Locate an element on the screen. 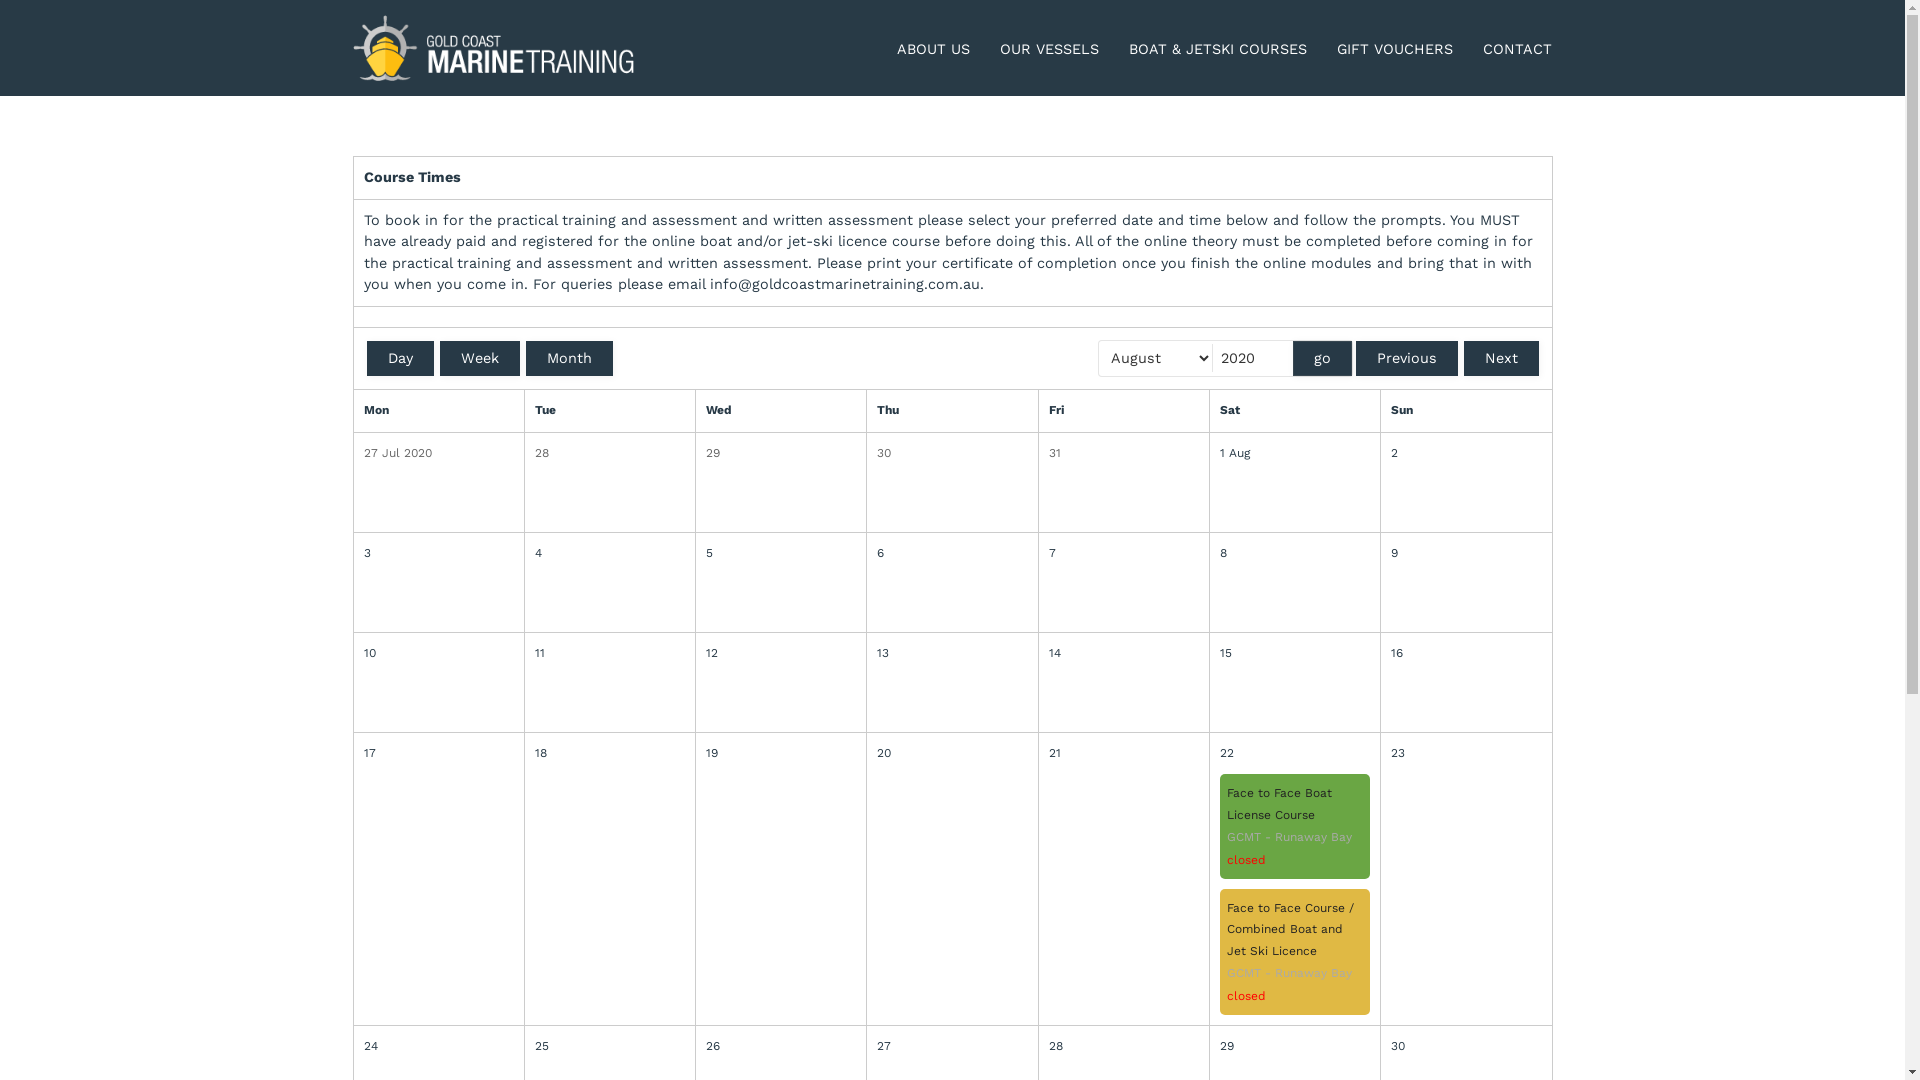  '30' is located at coordinates (877, 454).